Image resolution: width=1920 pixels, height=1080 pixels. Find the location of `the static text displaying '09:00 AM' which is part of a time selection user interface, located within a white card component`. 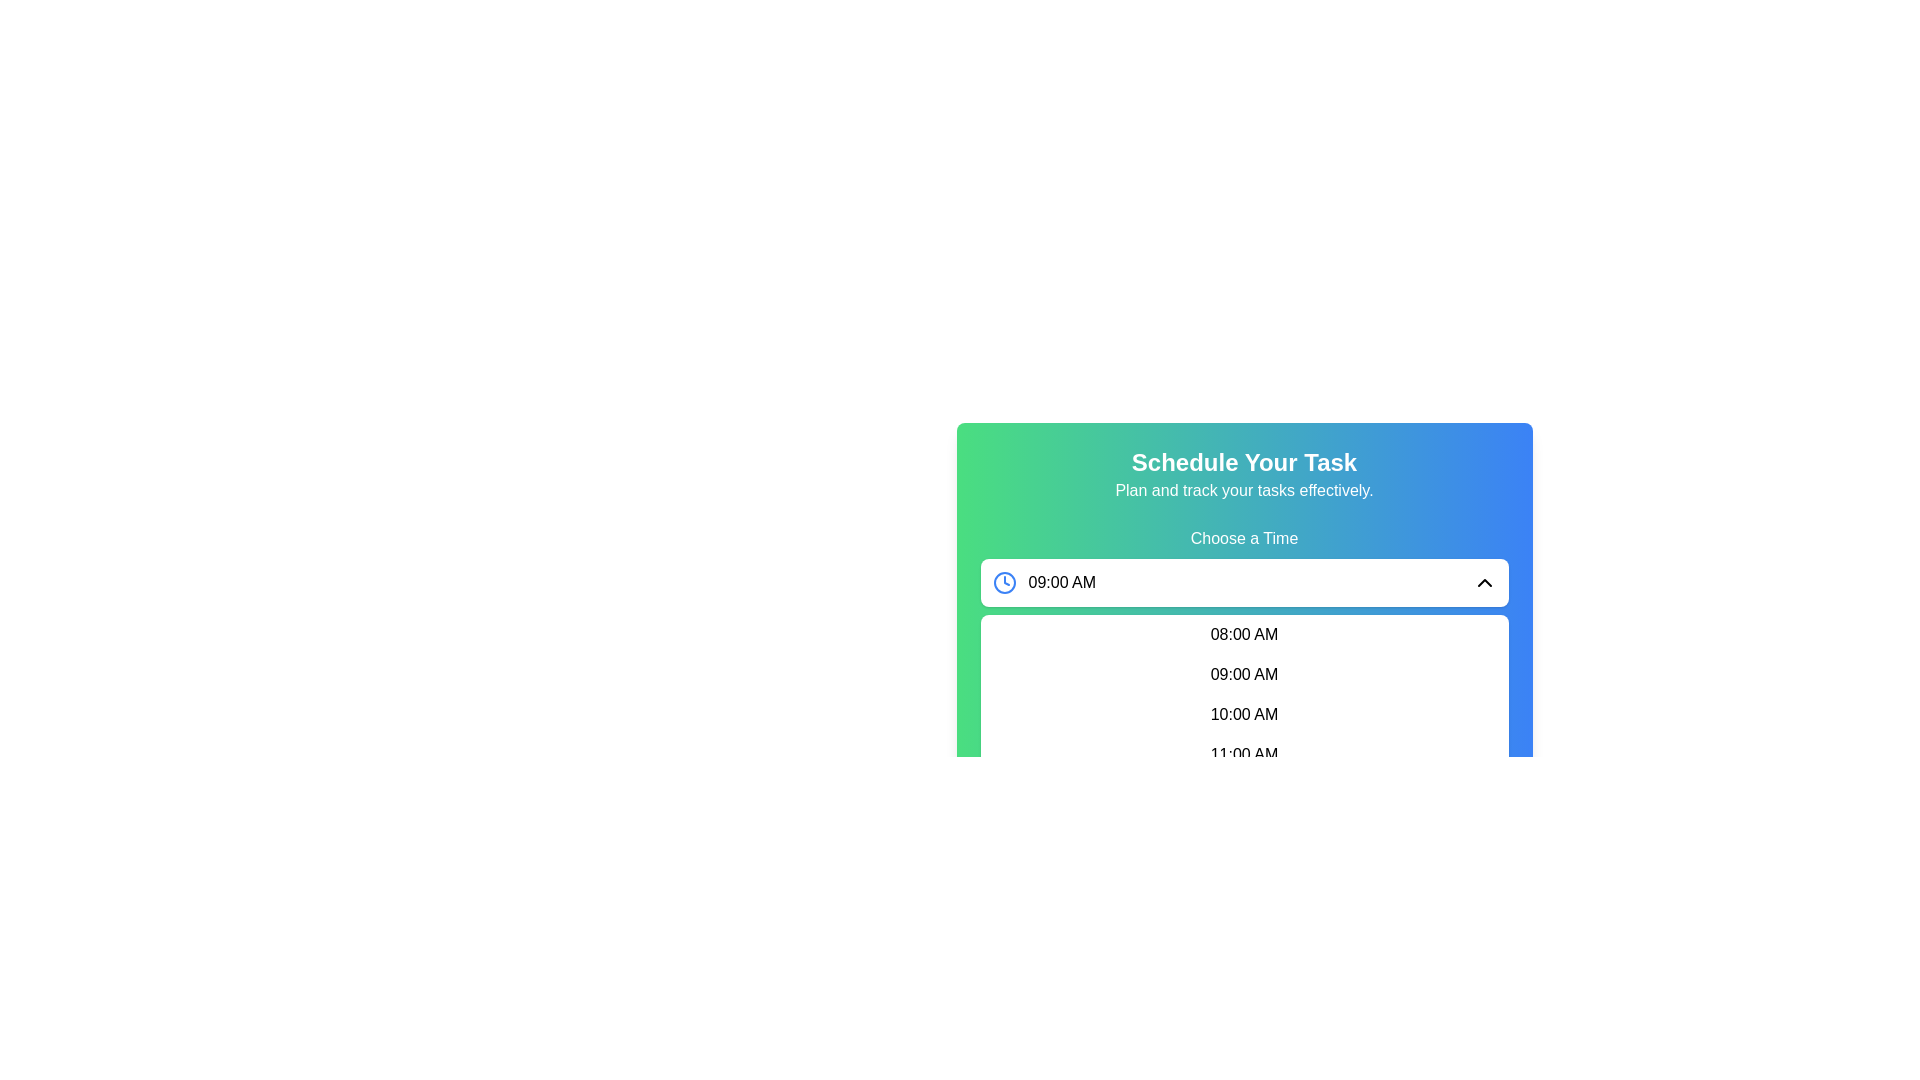

the static text displaying '09:00 AM' which is part of a time selection user interface, located within a white card component is located at coordinates (1043, 582).